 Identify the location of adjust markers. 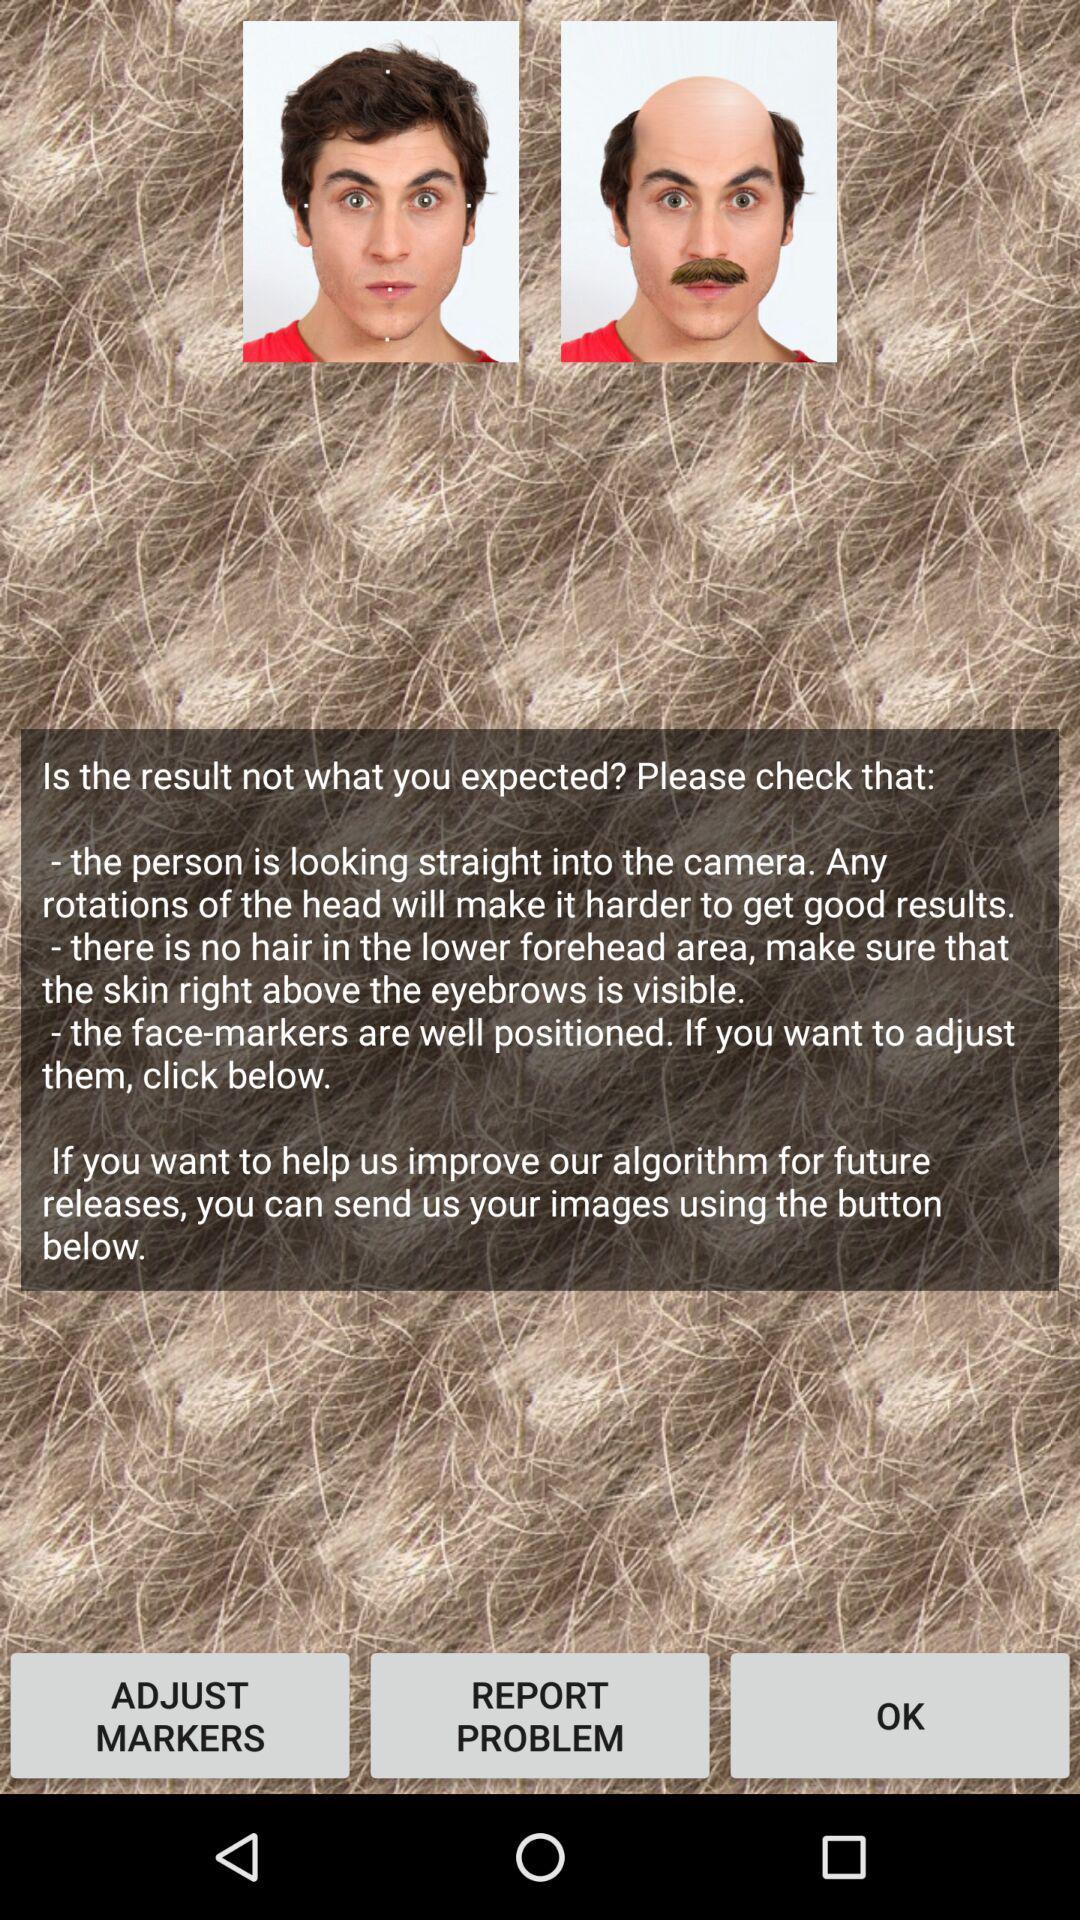
(180, 1714).